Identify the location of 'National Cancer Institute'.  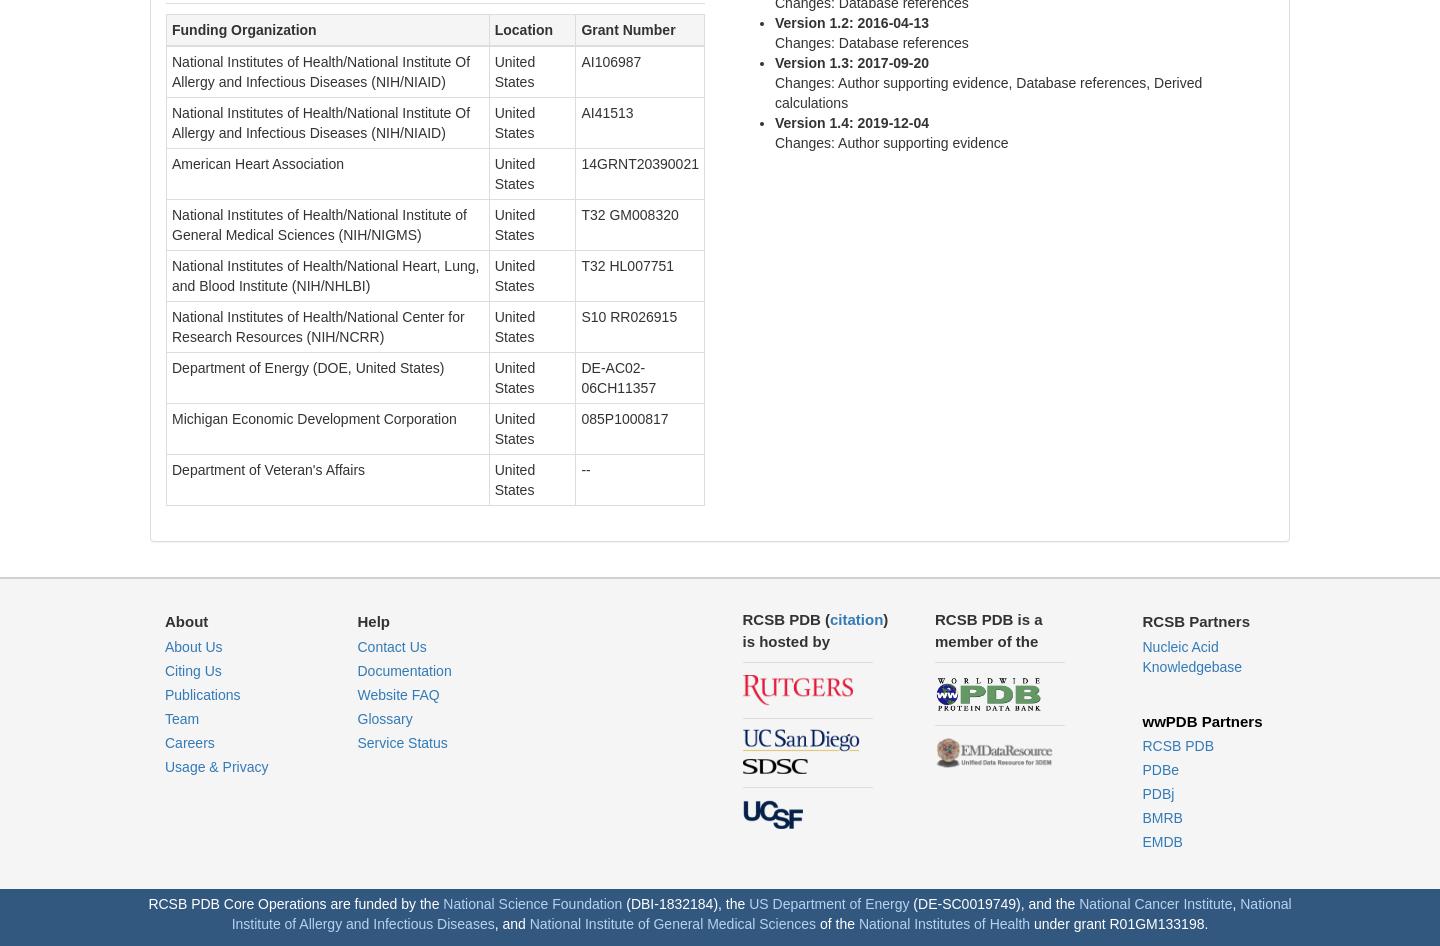
(1155, 902).